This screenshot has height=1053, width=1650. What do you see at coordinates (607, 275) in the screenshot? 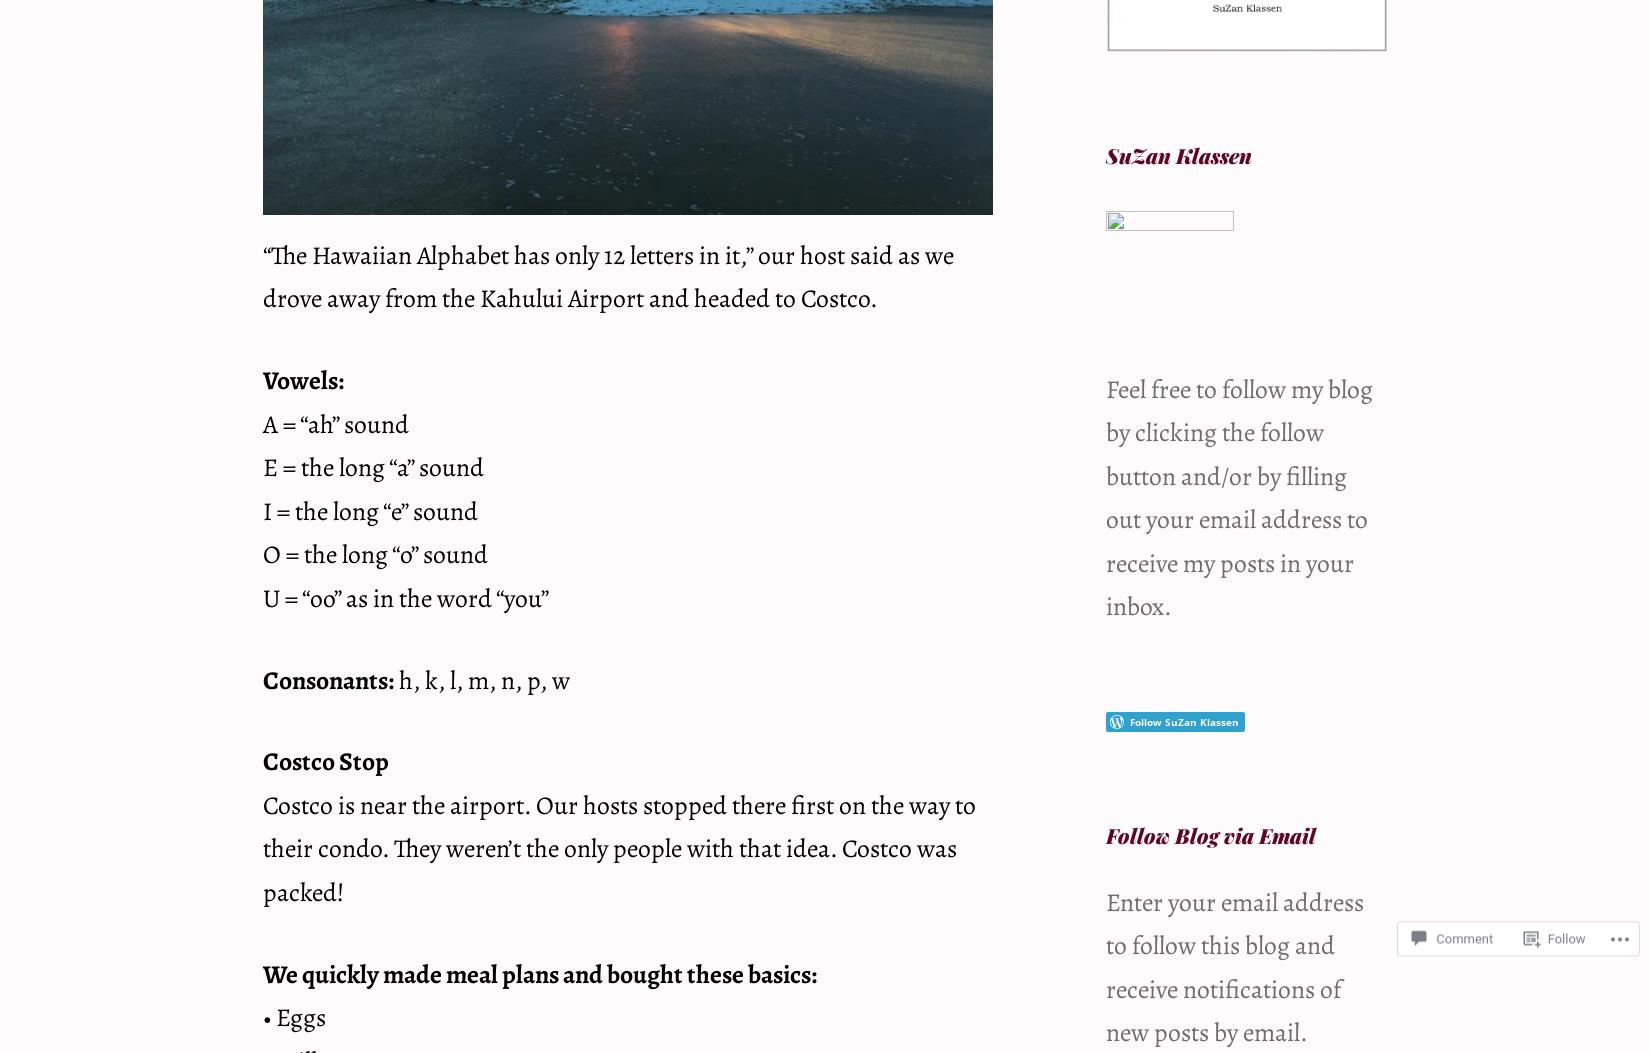
I see `'“The Hawaiian Alphabet has only 12 letters in it,” our host said as we drove away from the Kahului Airport and headed to Costco.'` at bounding box center [607, 275].